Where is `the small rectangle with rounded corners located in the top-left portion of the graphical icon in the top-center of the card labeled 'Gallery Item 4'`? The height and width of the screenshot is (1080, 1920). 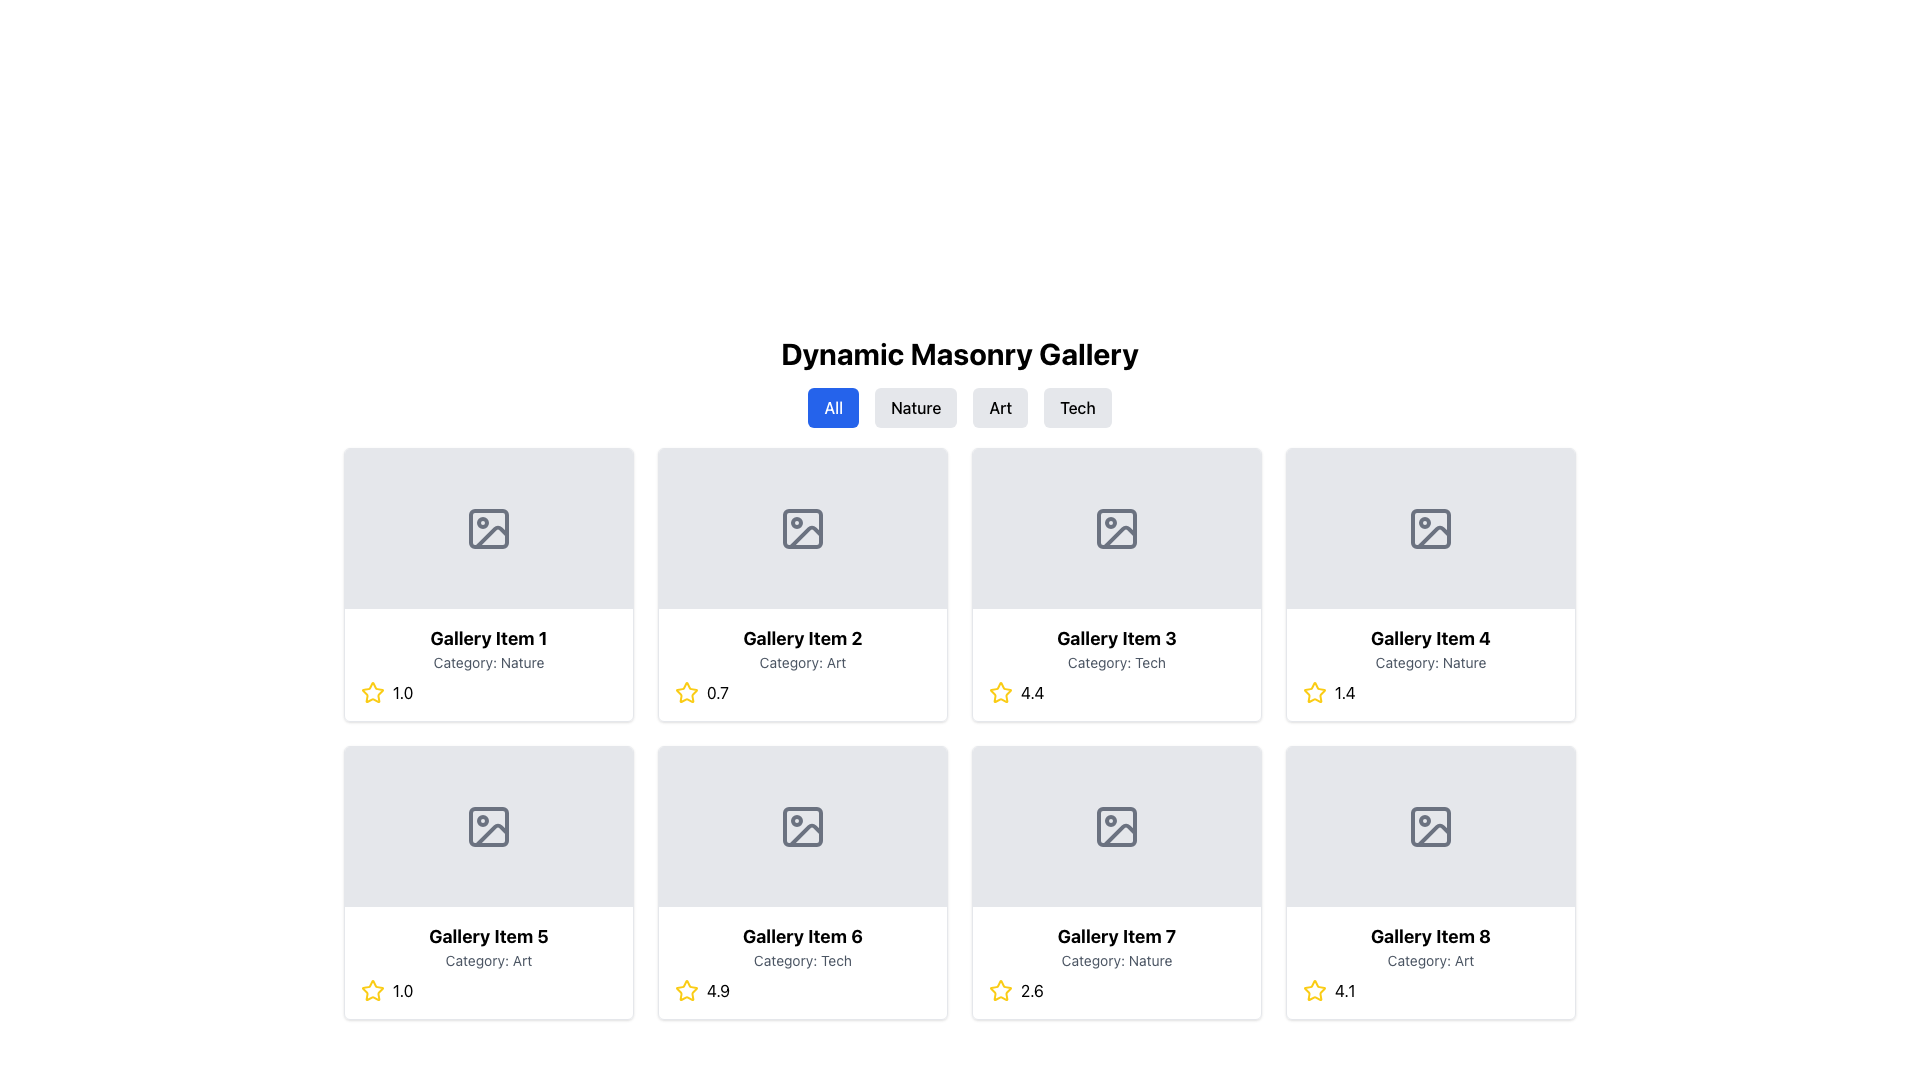 the small rectangle with rounded corners located in the top-left portion of the graphical icon in the top-center of the card labeled 'Gallery Item 4' is located at coordinates (1429, 527).